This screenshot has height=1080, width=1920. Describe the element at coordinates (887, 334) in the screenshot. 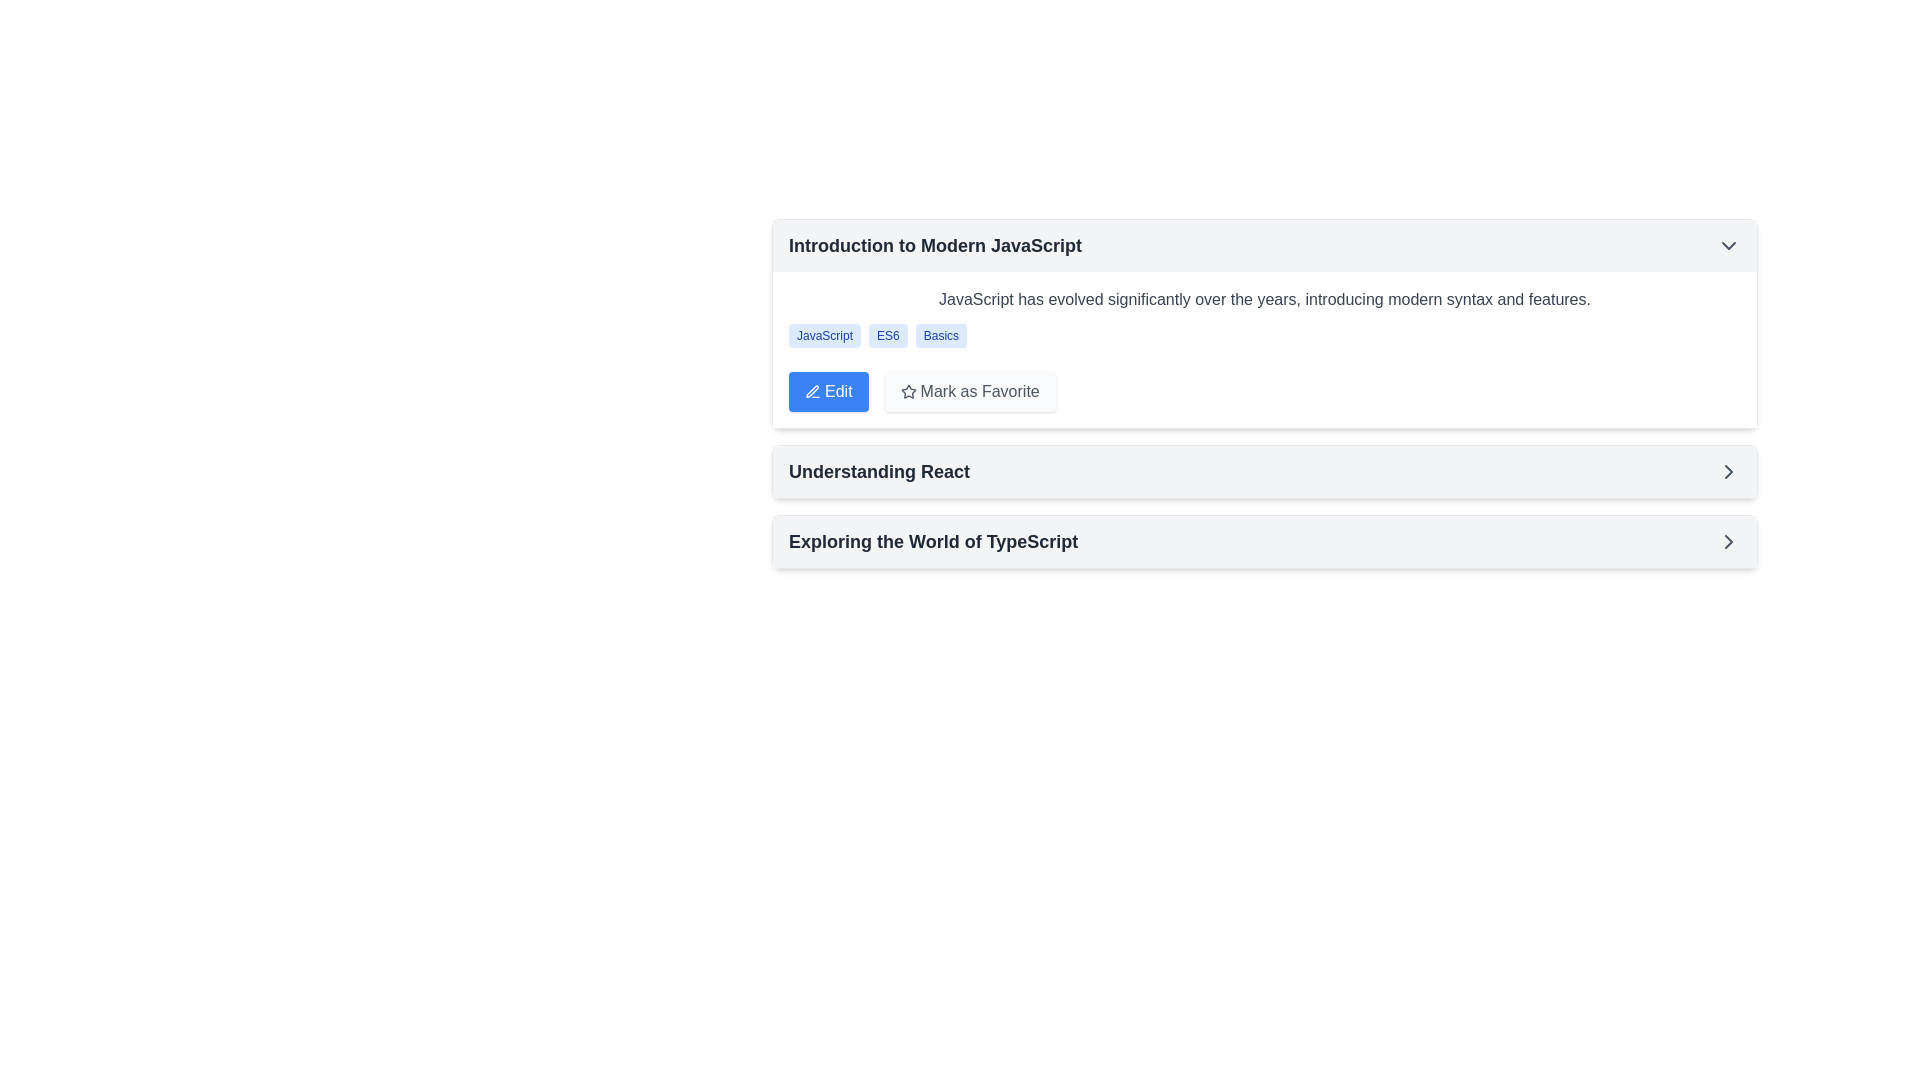

I see `the second badge labeled 'ES6' in the horizontal sequence of badges under the heading 'Introduction to Modern JavaScript'` at that location.